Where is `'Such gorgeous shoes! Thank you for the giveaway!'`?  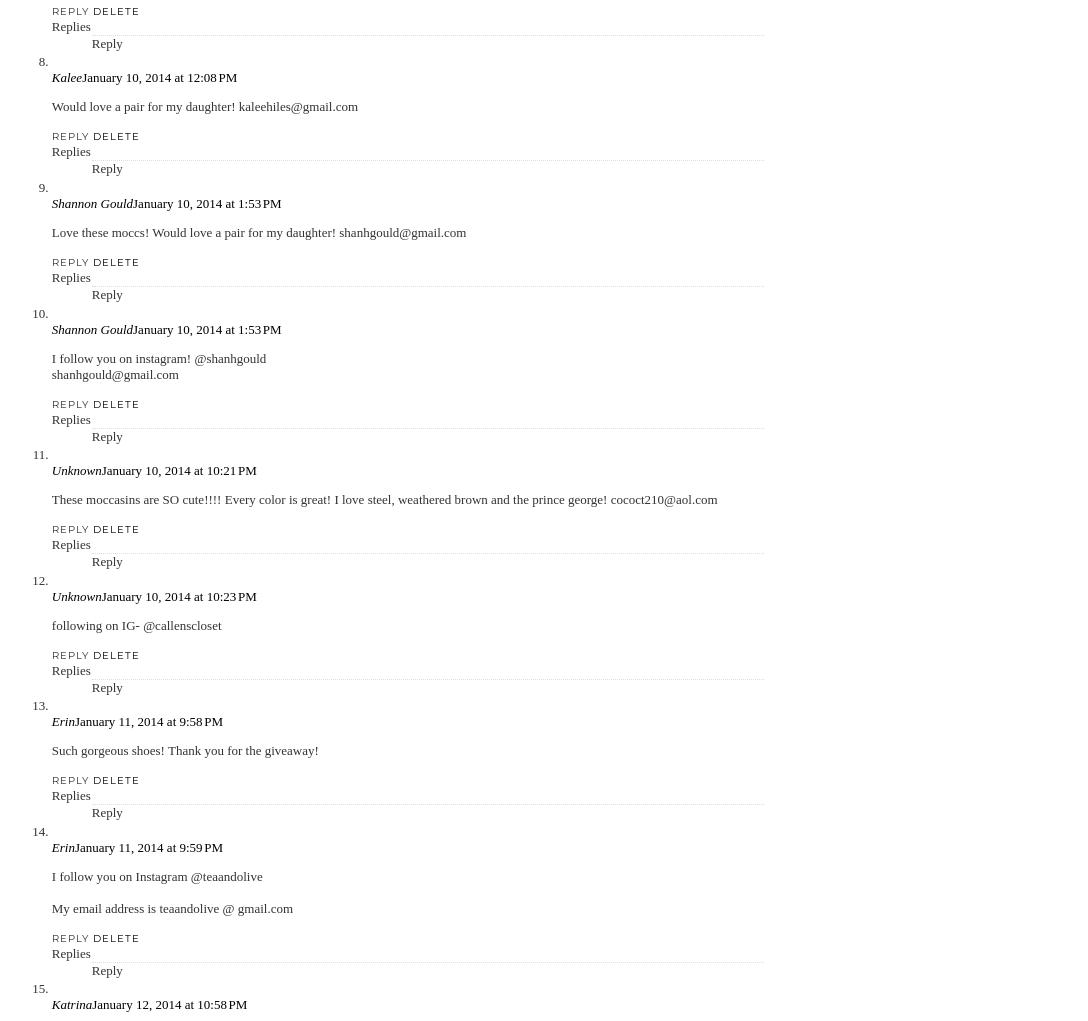
'Such gorgeous shoes! Thank you for the giveaway!' is located at coordinates (183, 750).